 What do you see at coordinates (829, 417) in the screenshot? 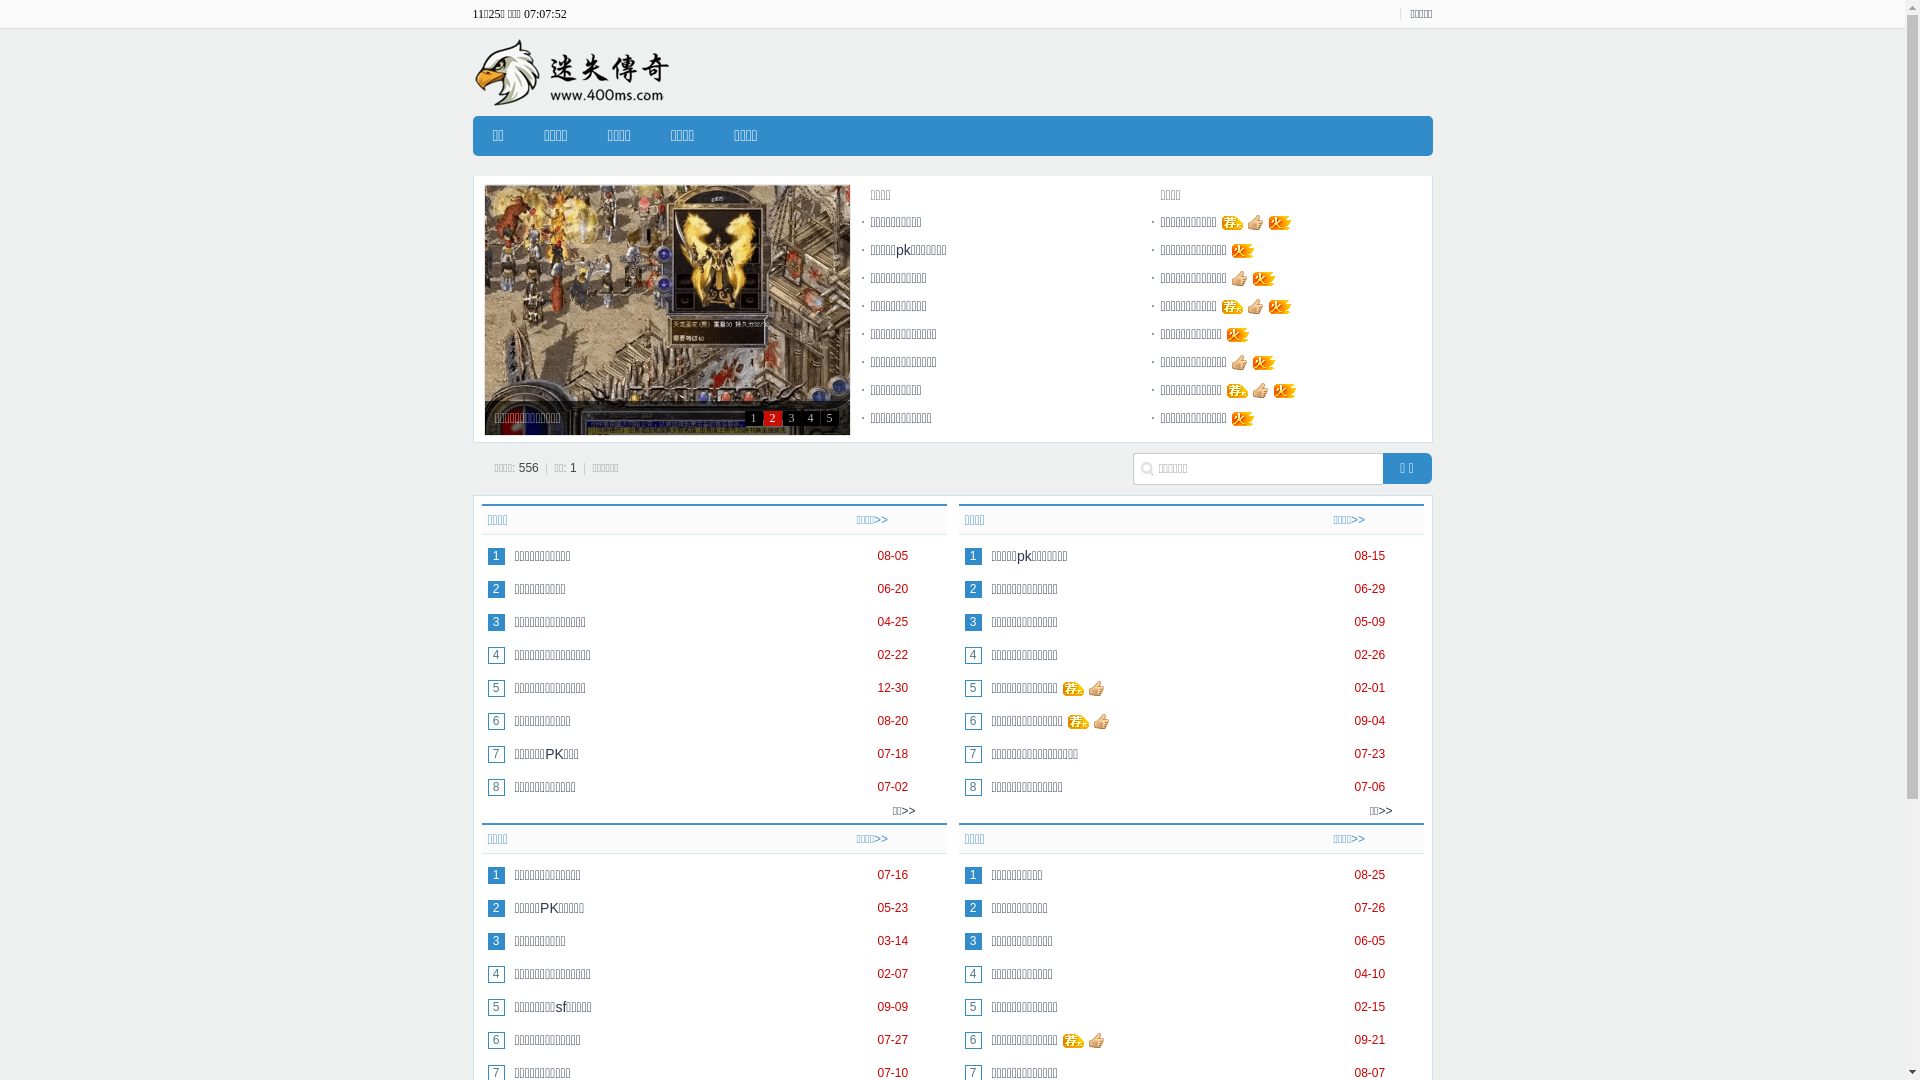
I see `'5'` at bounding box center [829, 417].